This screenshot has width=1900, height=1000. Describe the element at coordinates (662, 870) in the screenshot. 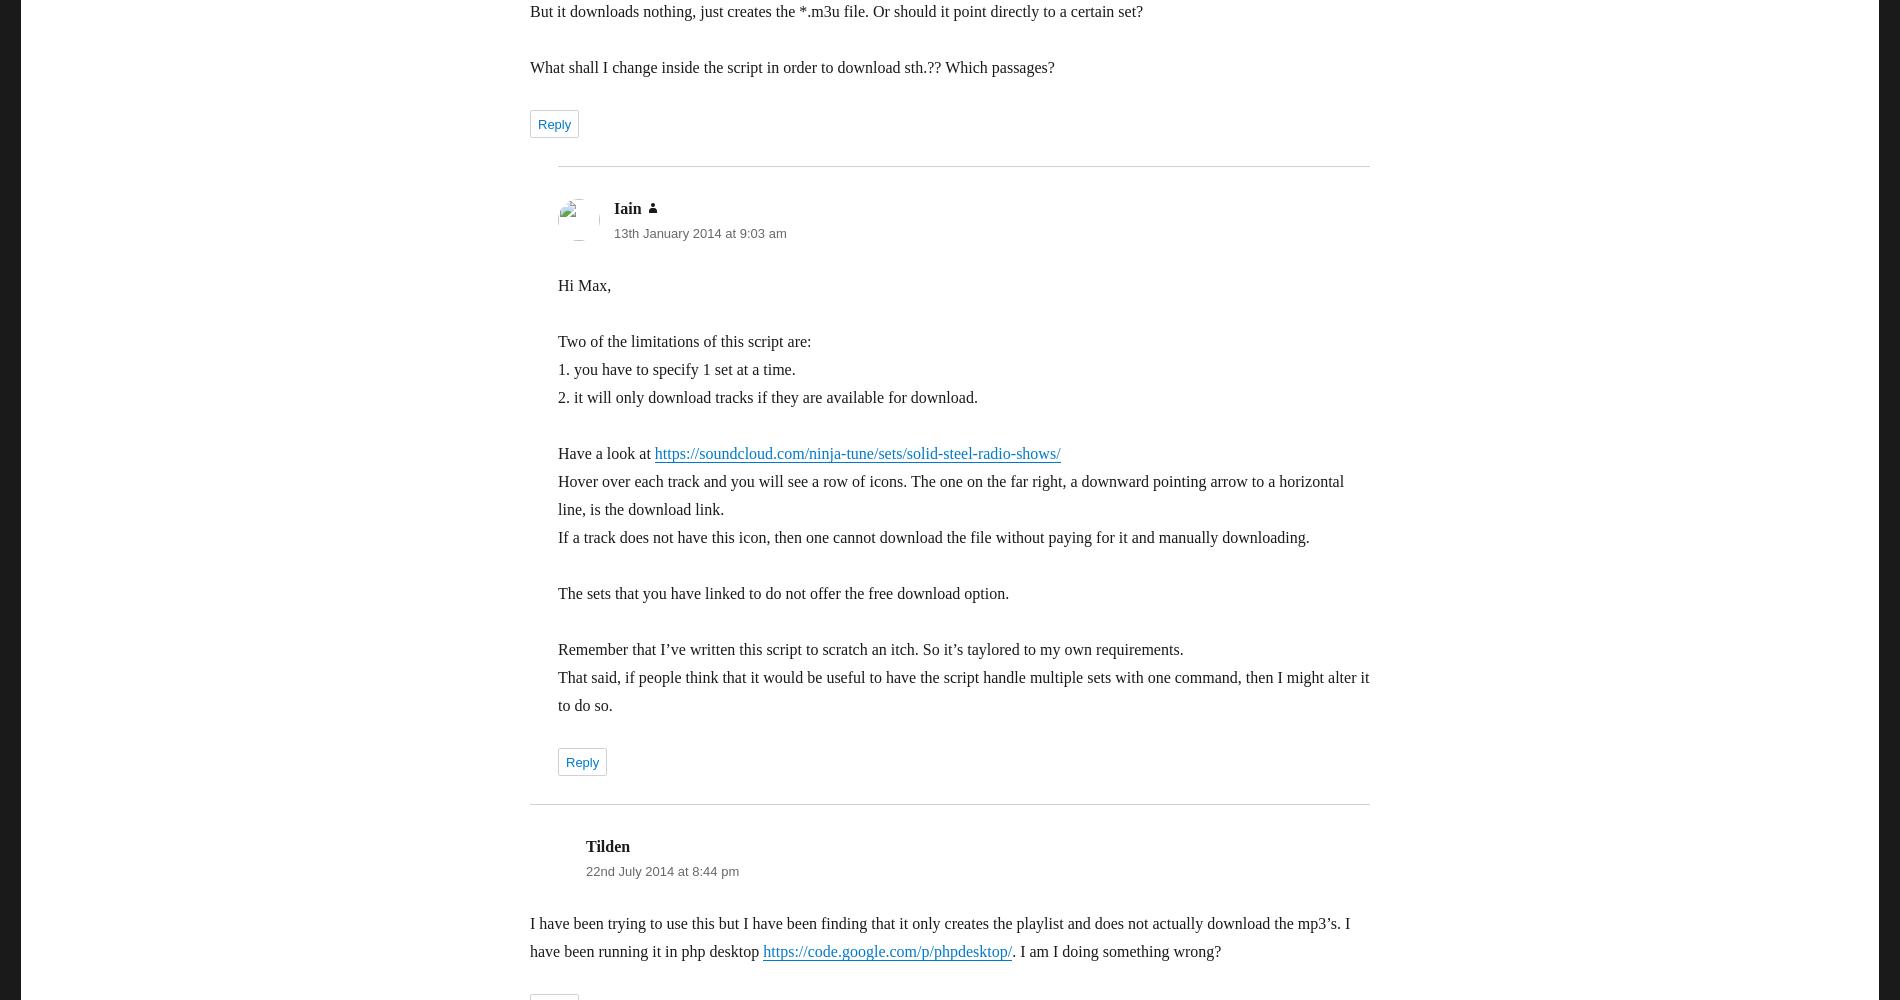

I see `'22nd July 2014 at 8:44 pm'` at that location.